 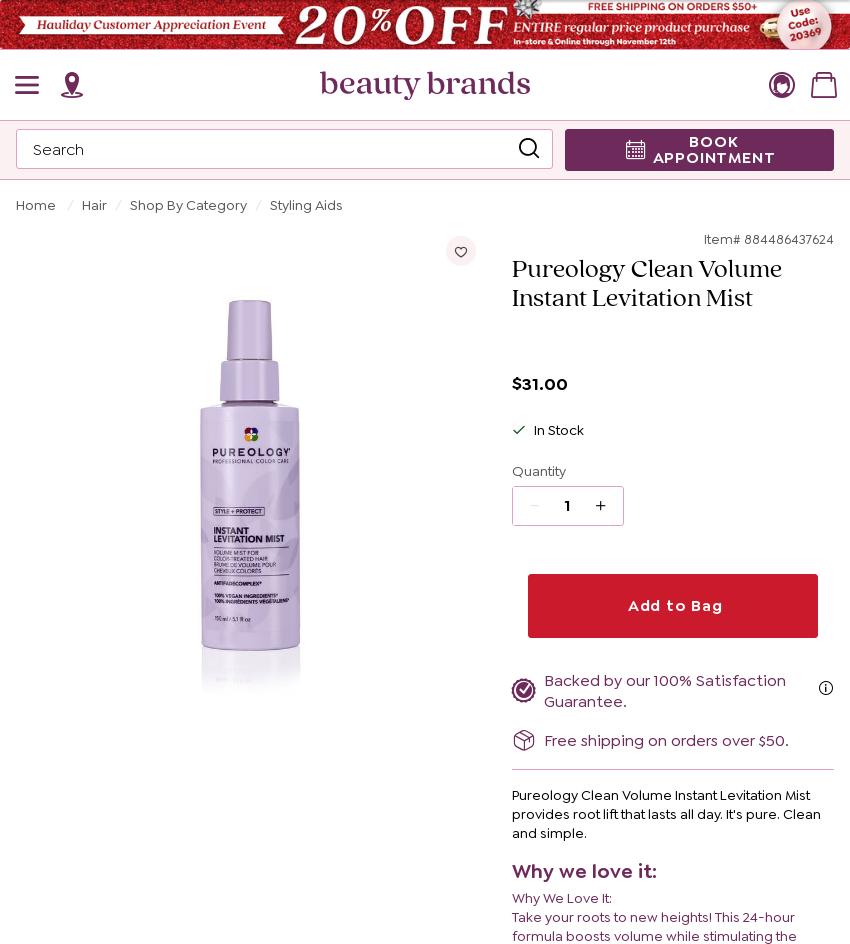 I want to click on 'Quantity', so click(x=536, y=469).